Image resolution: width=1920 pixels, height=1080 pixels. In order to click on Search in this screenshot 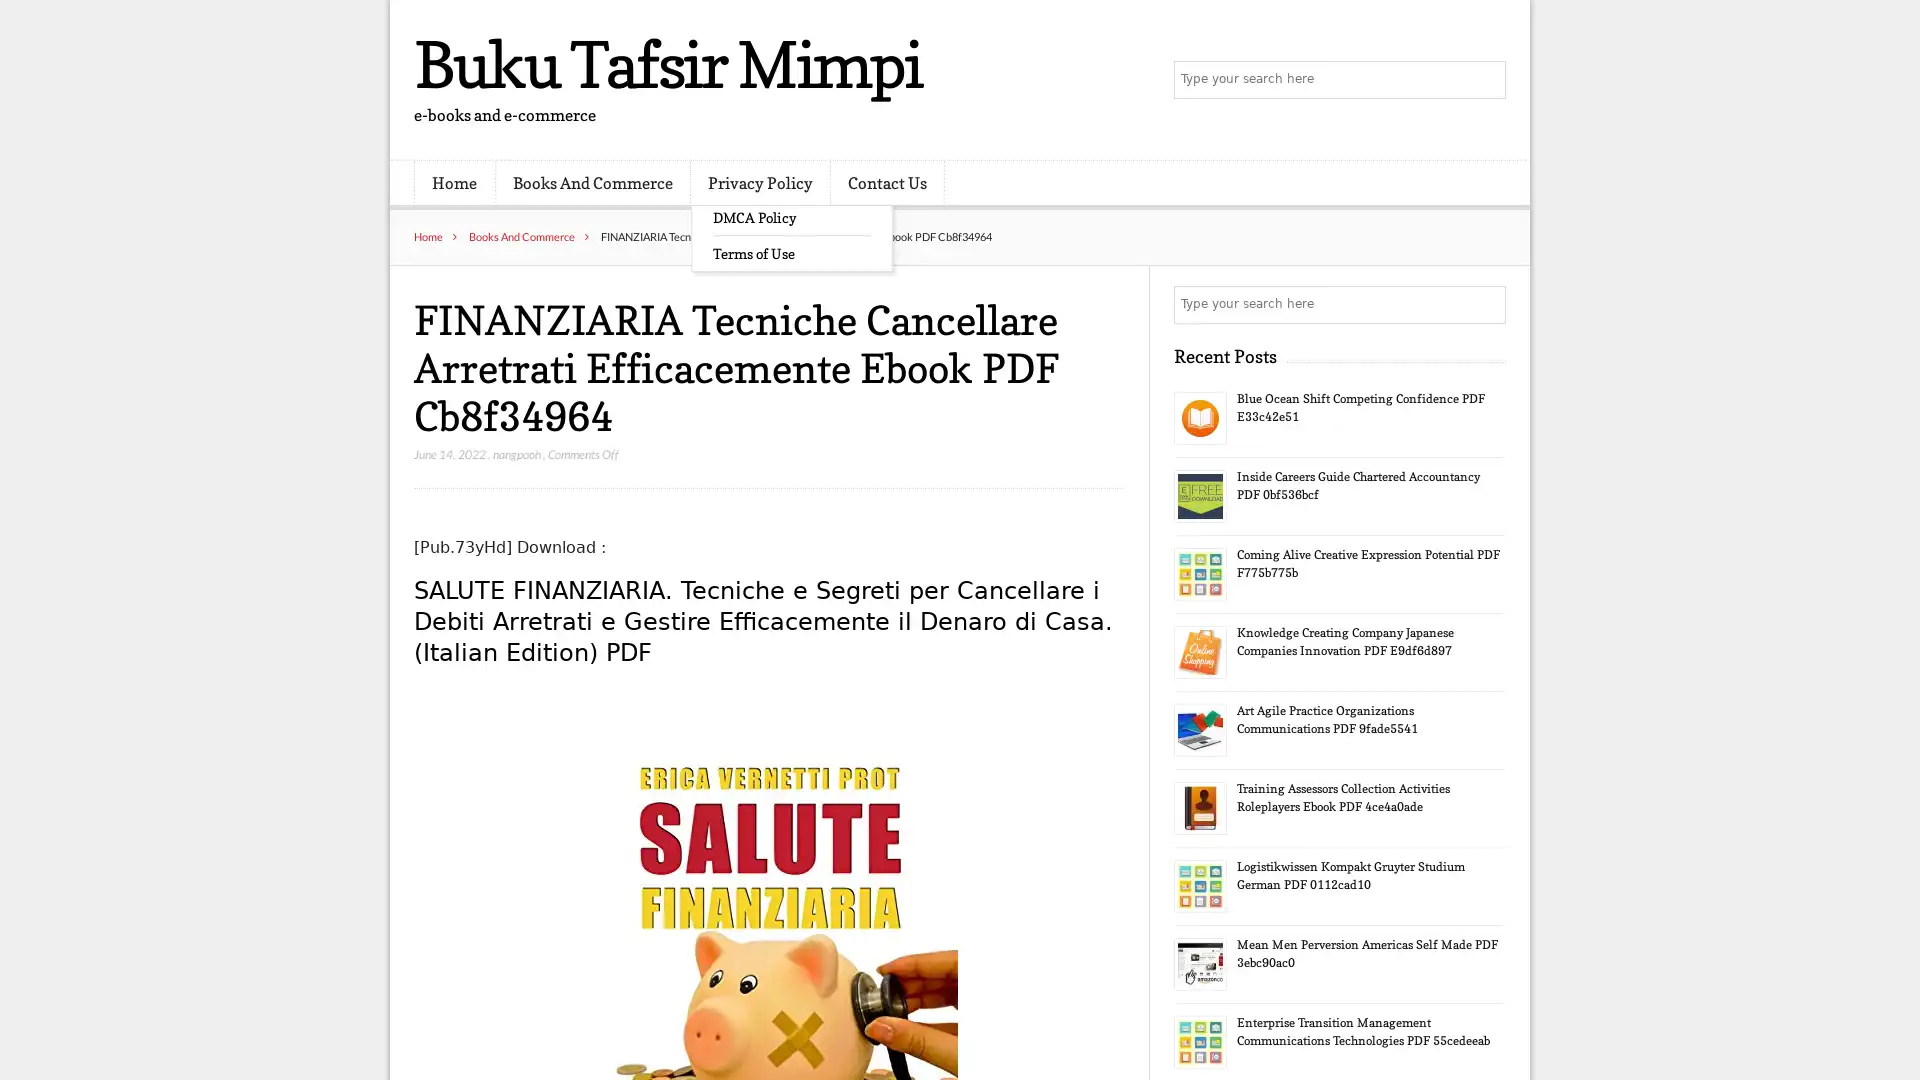, I will do `click(1485, 304)`.